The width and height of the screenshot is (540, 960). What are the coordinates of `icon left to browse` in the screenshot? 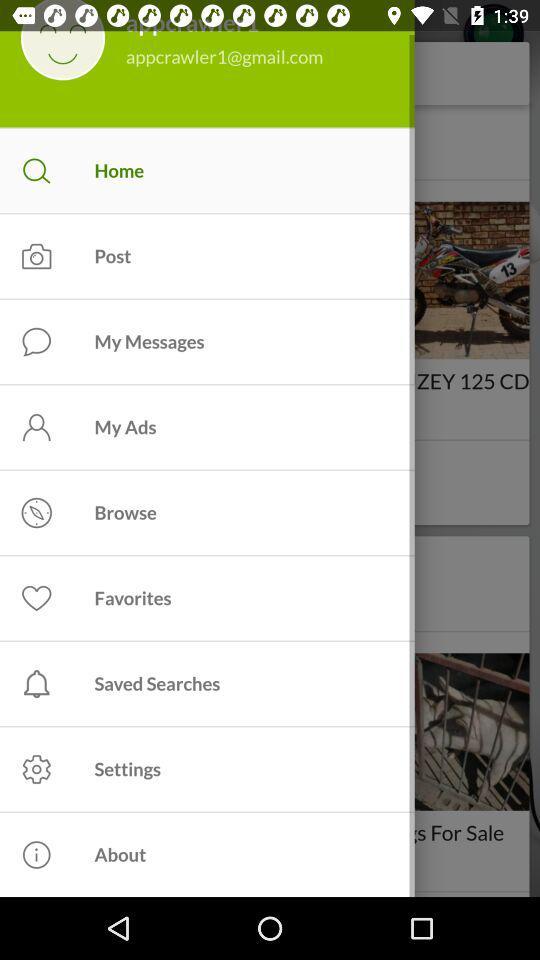 It's located at (36, 512).